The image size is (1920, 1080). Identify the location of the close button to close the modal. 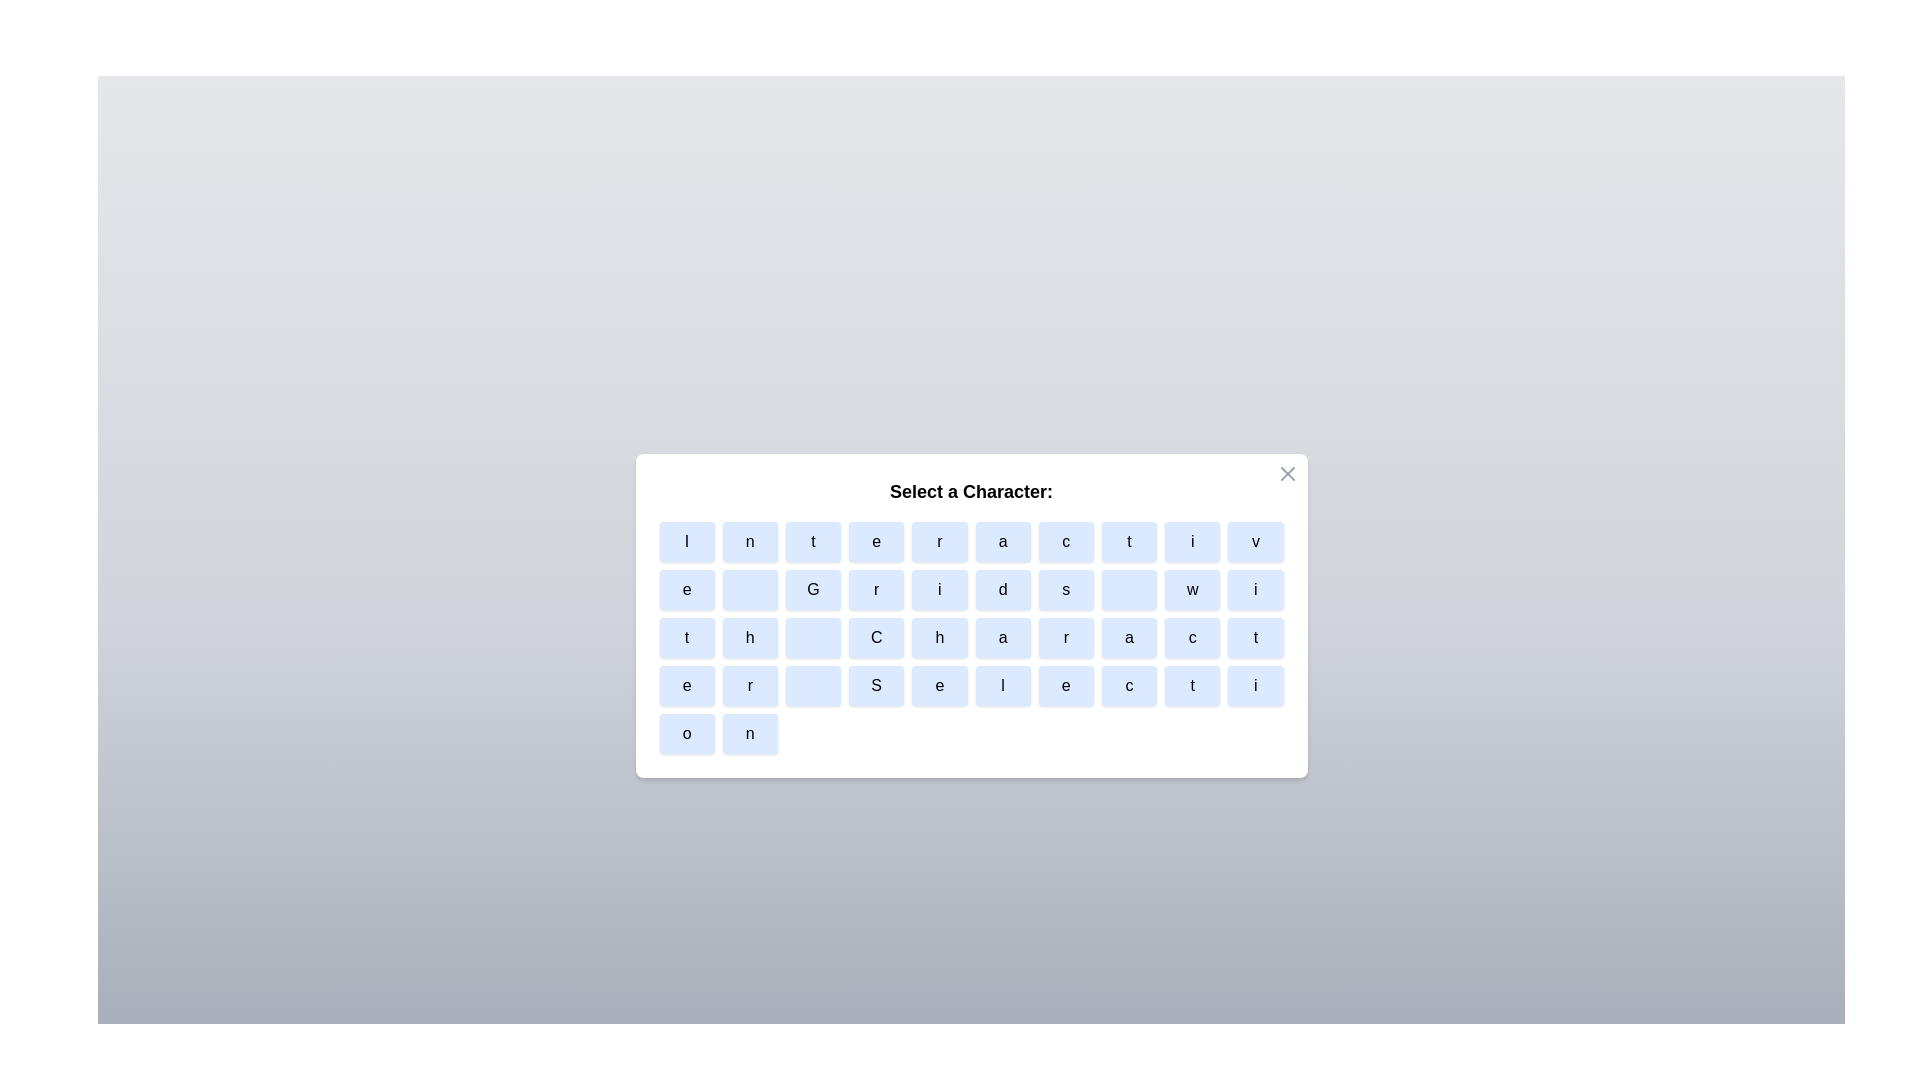
(1287, 474).